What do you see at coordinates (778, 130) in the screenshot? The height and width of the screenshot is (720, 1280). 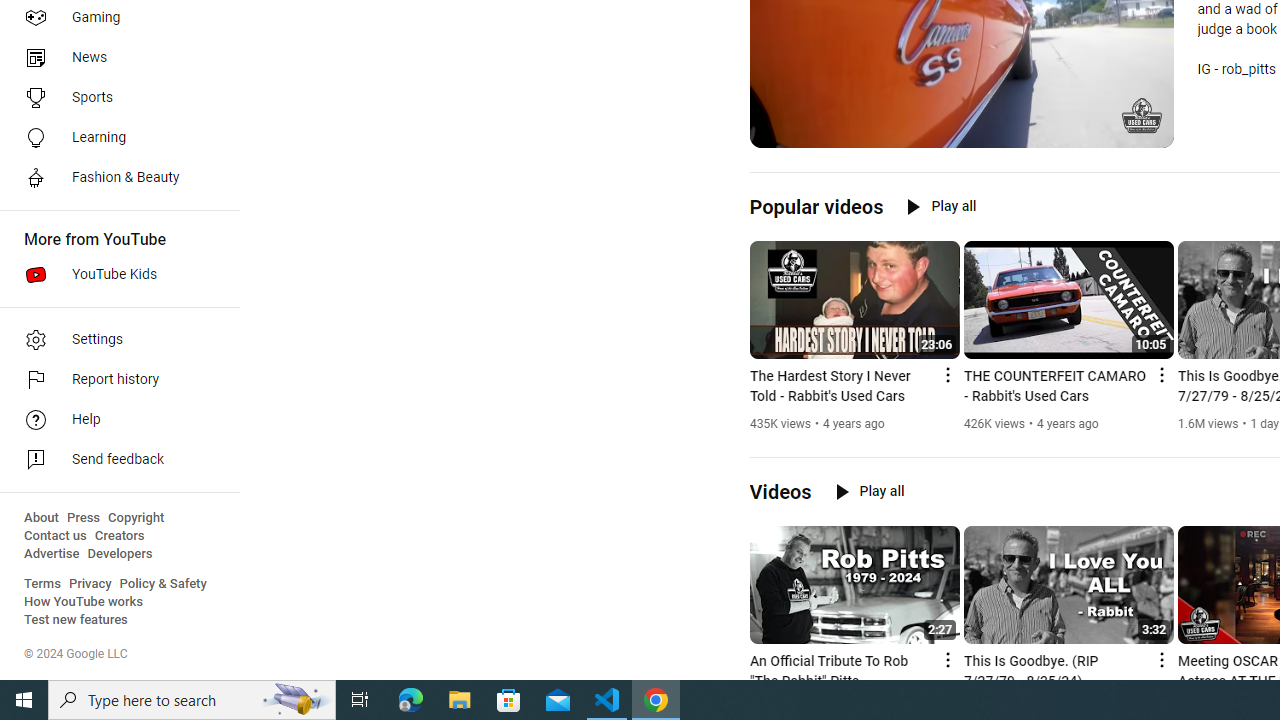 I see `'Pause (k)'` at bounding box center [778, 130].